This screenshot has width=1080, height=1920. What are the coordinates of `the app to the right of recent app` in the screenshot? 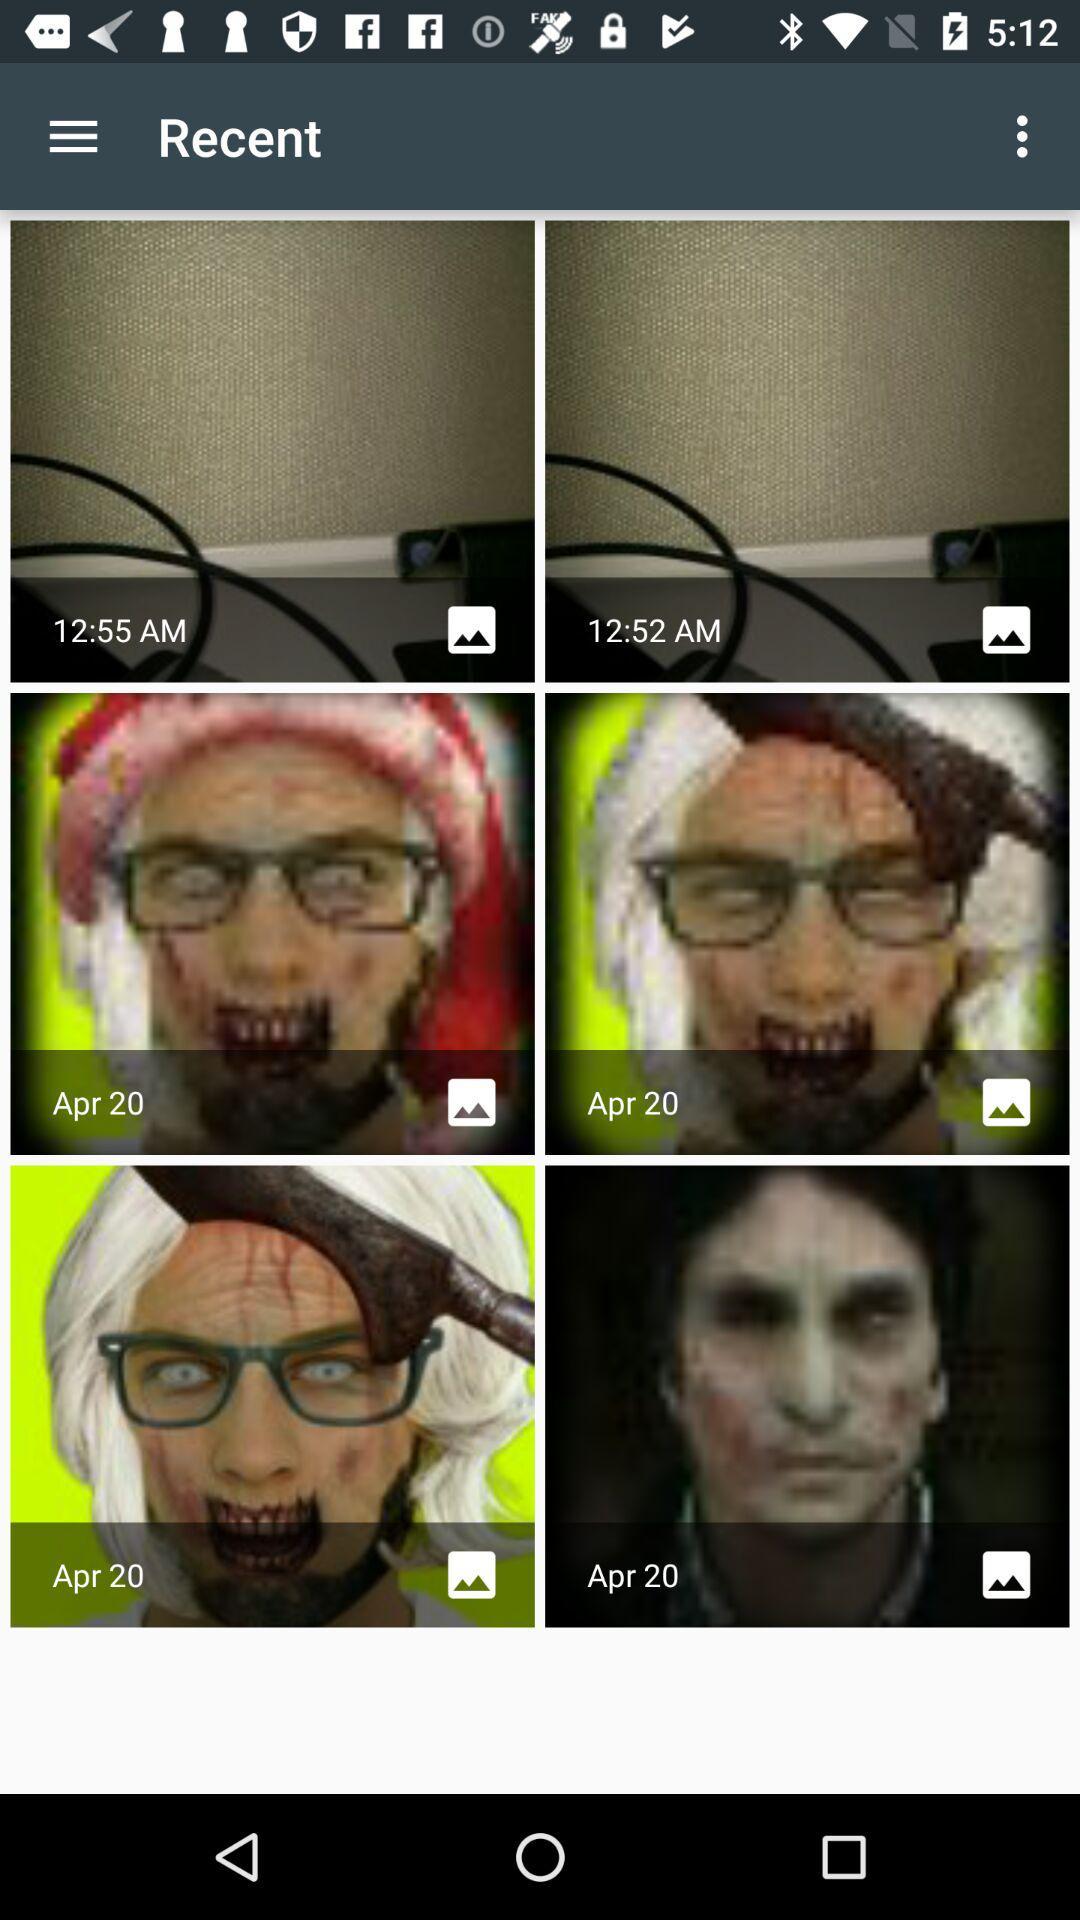 It's located at (1027, 135).